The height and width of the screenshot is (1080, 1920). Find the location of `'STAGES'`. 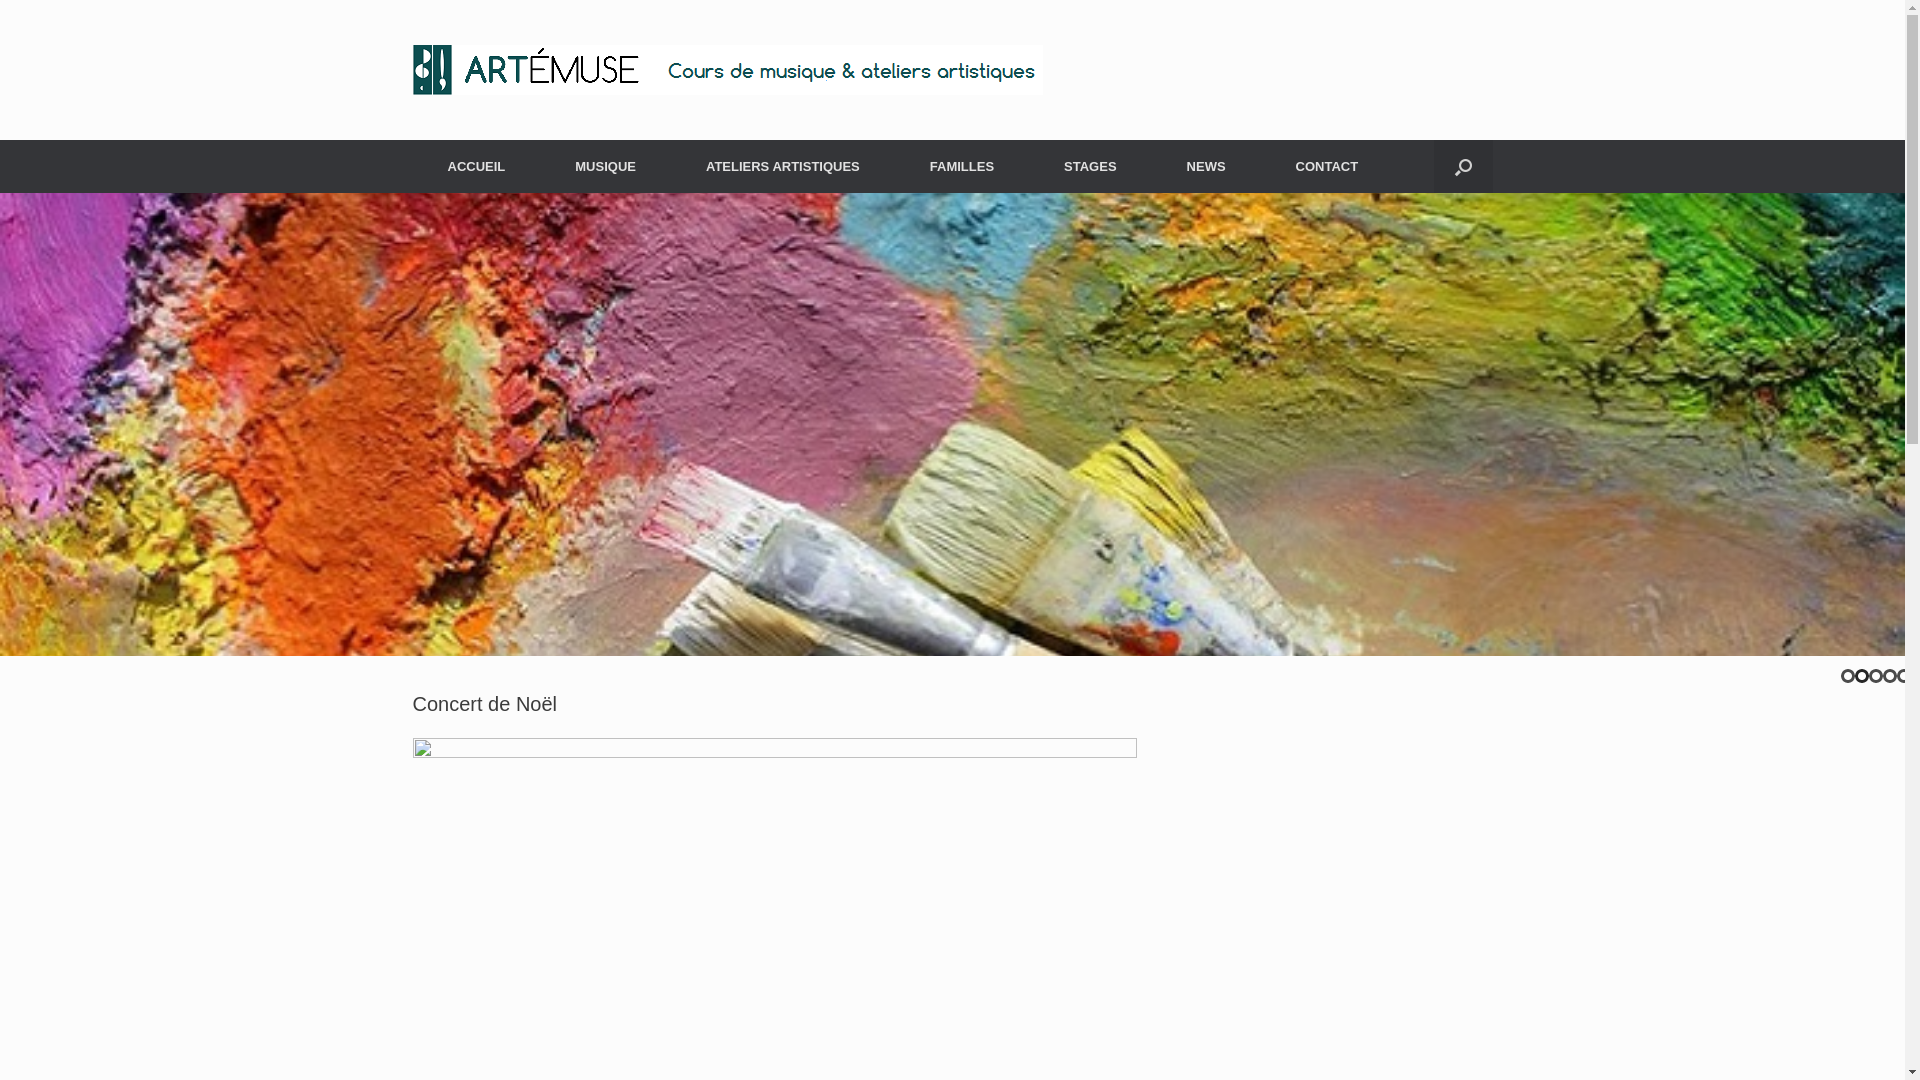

'STAGES' is located at coordinates (1089, 165).